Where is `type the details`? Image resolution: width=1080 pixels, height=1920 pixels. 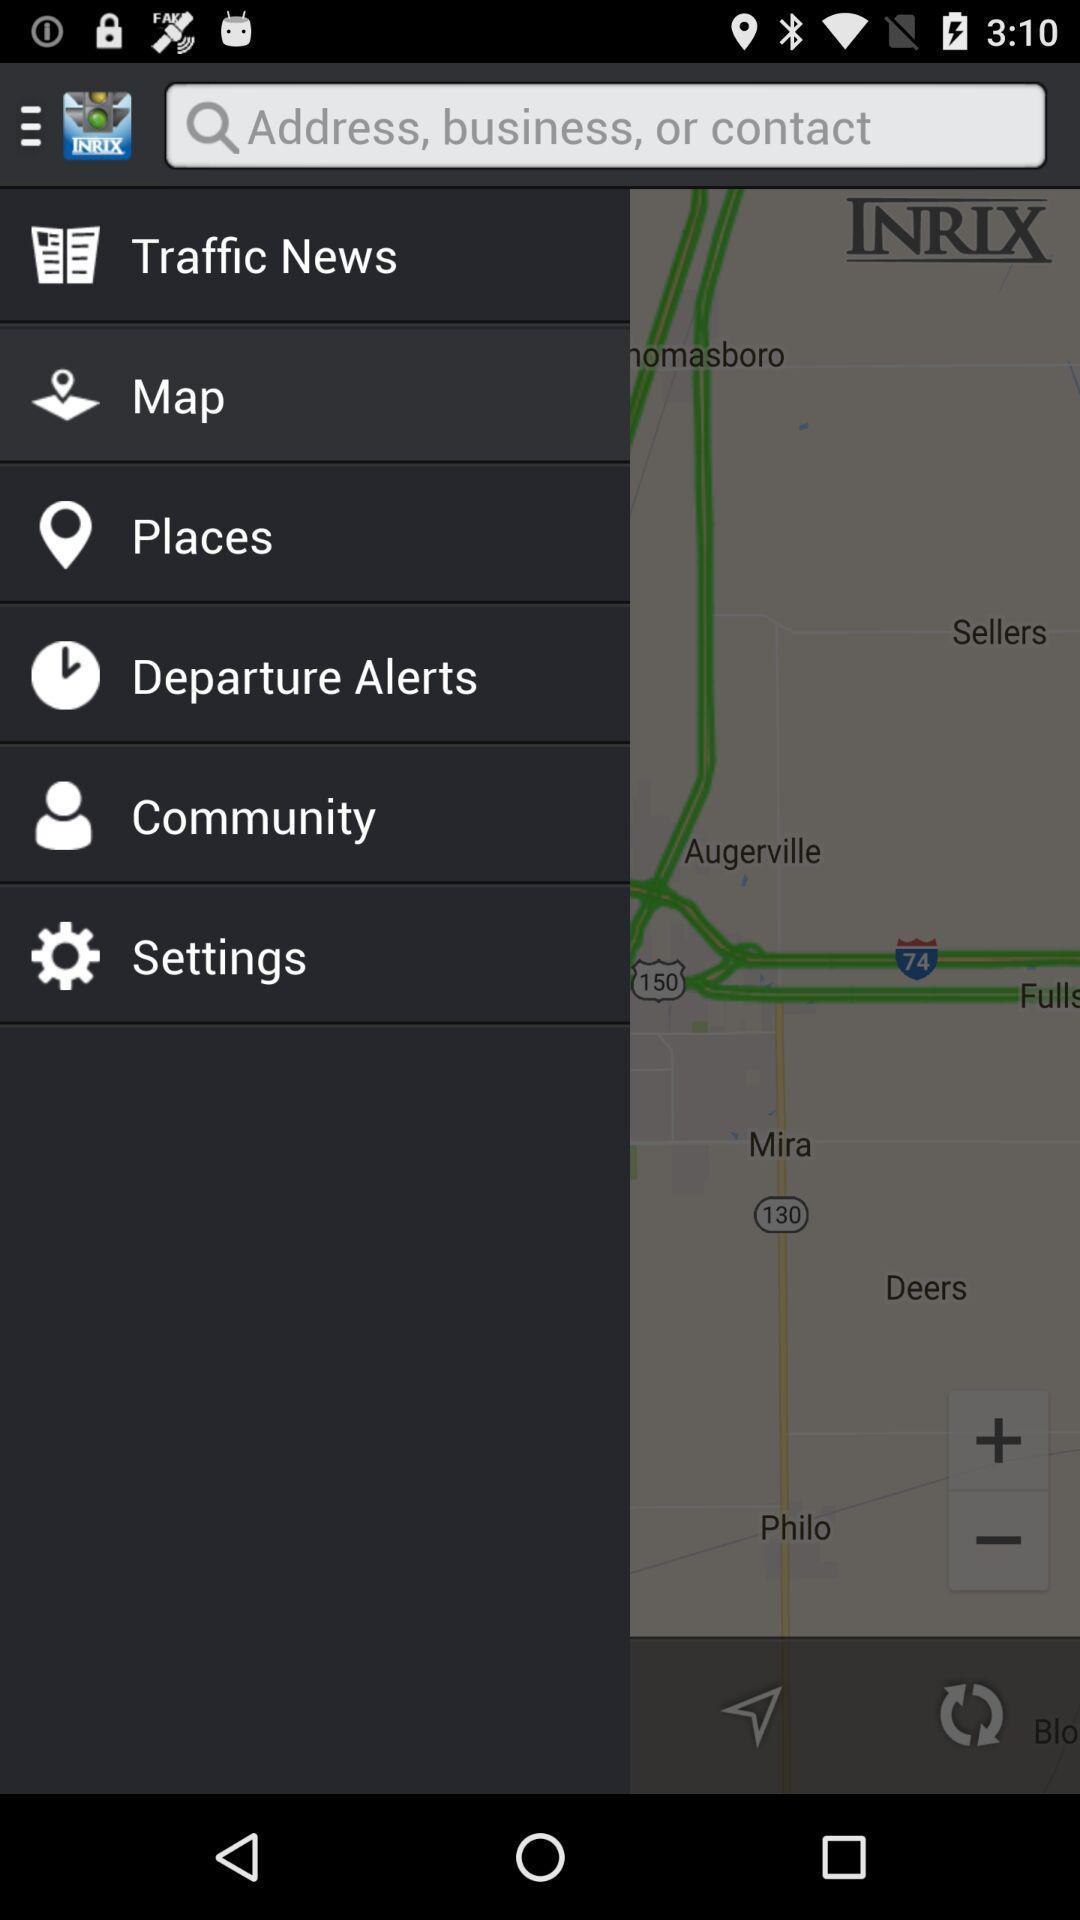
type the details is located at coordinates (604, 124).